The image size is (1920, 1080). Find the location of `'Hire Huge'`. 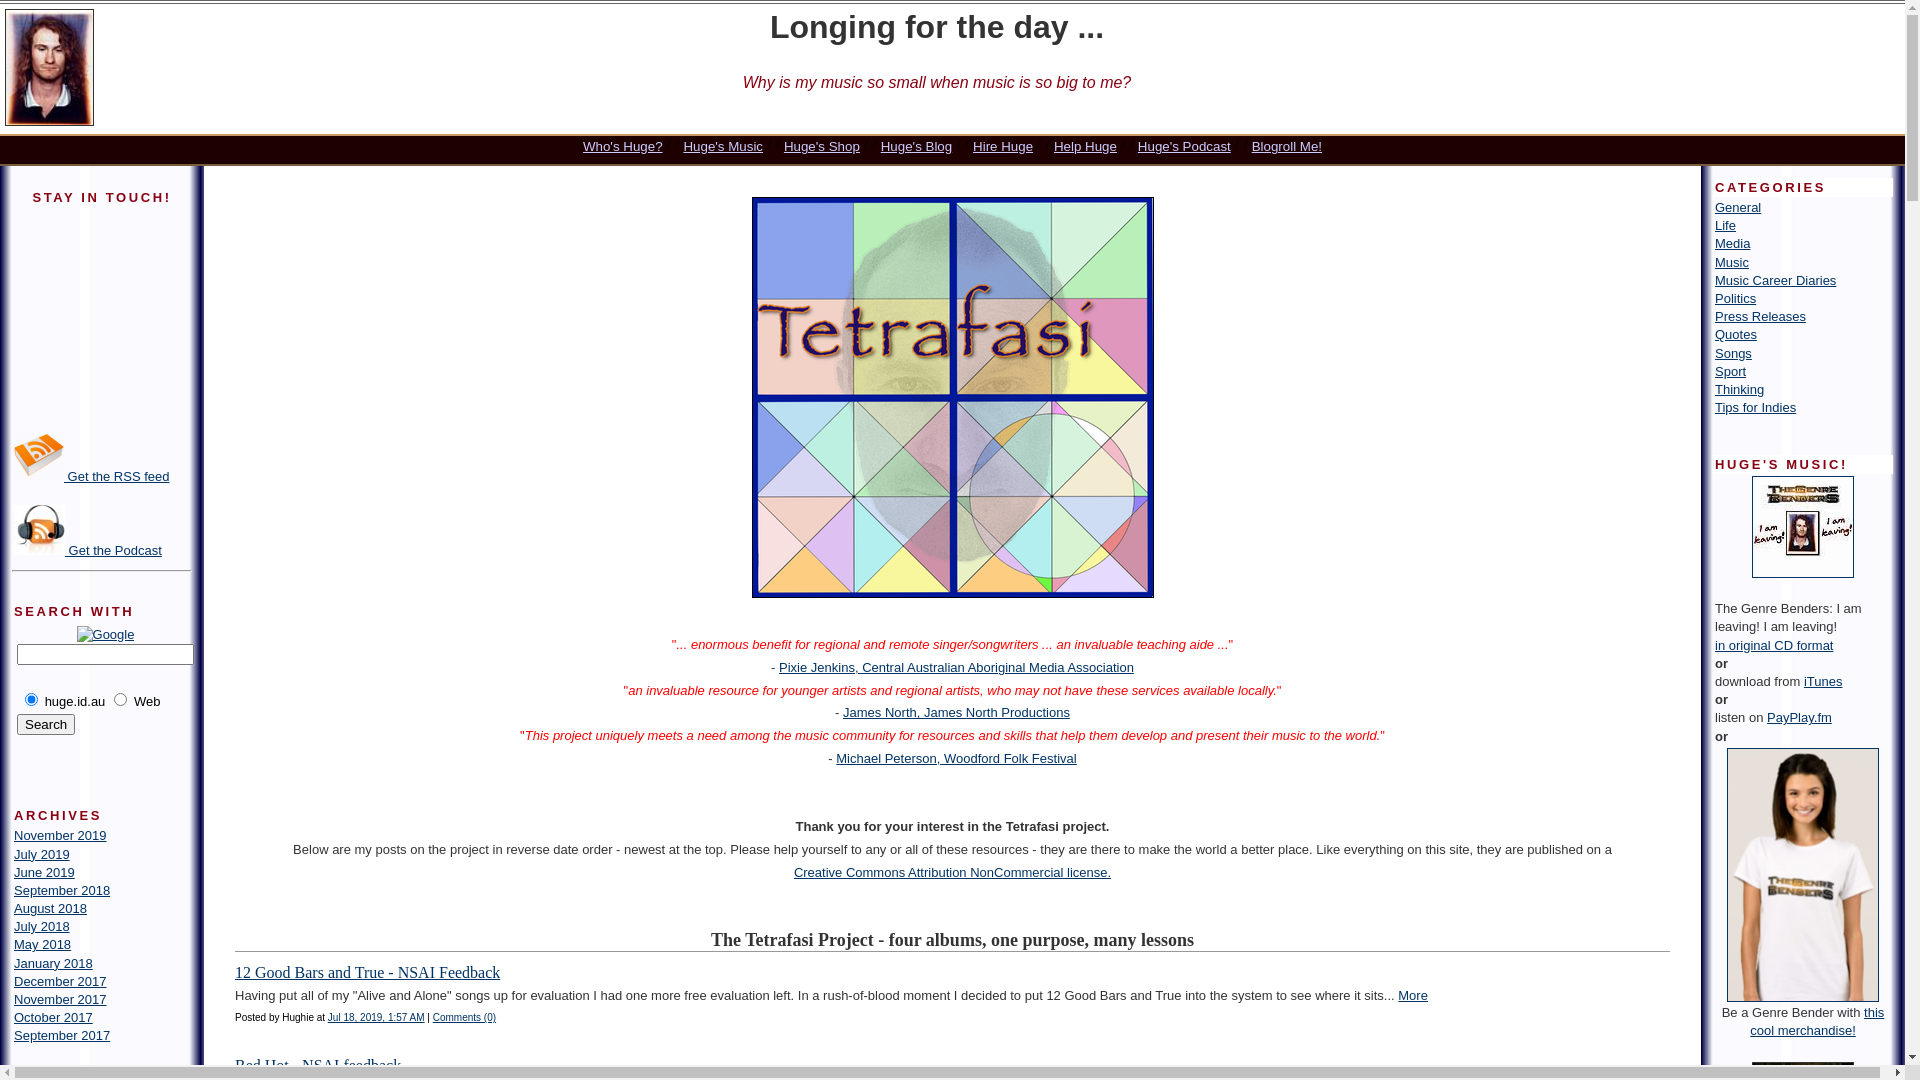

'Hire Huge' is located at coordinates (1003, 145).